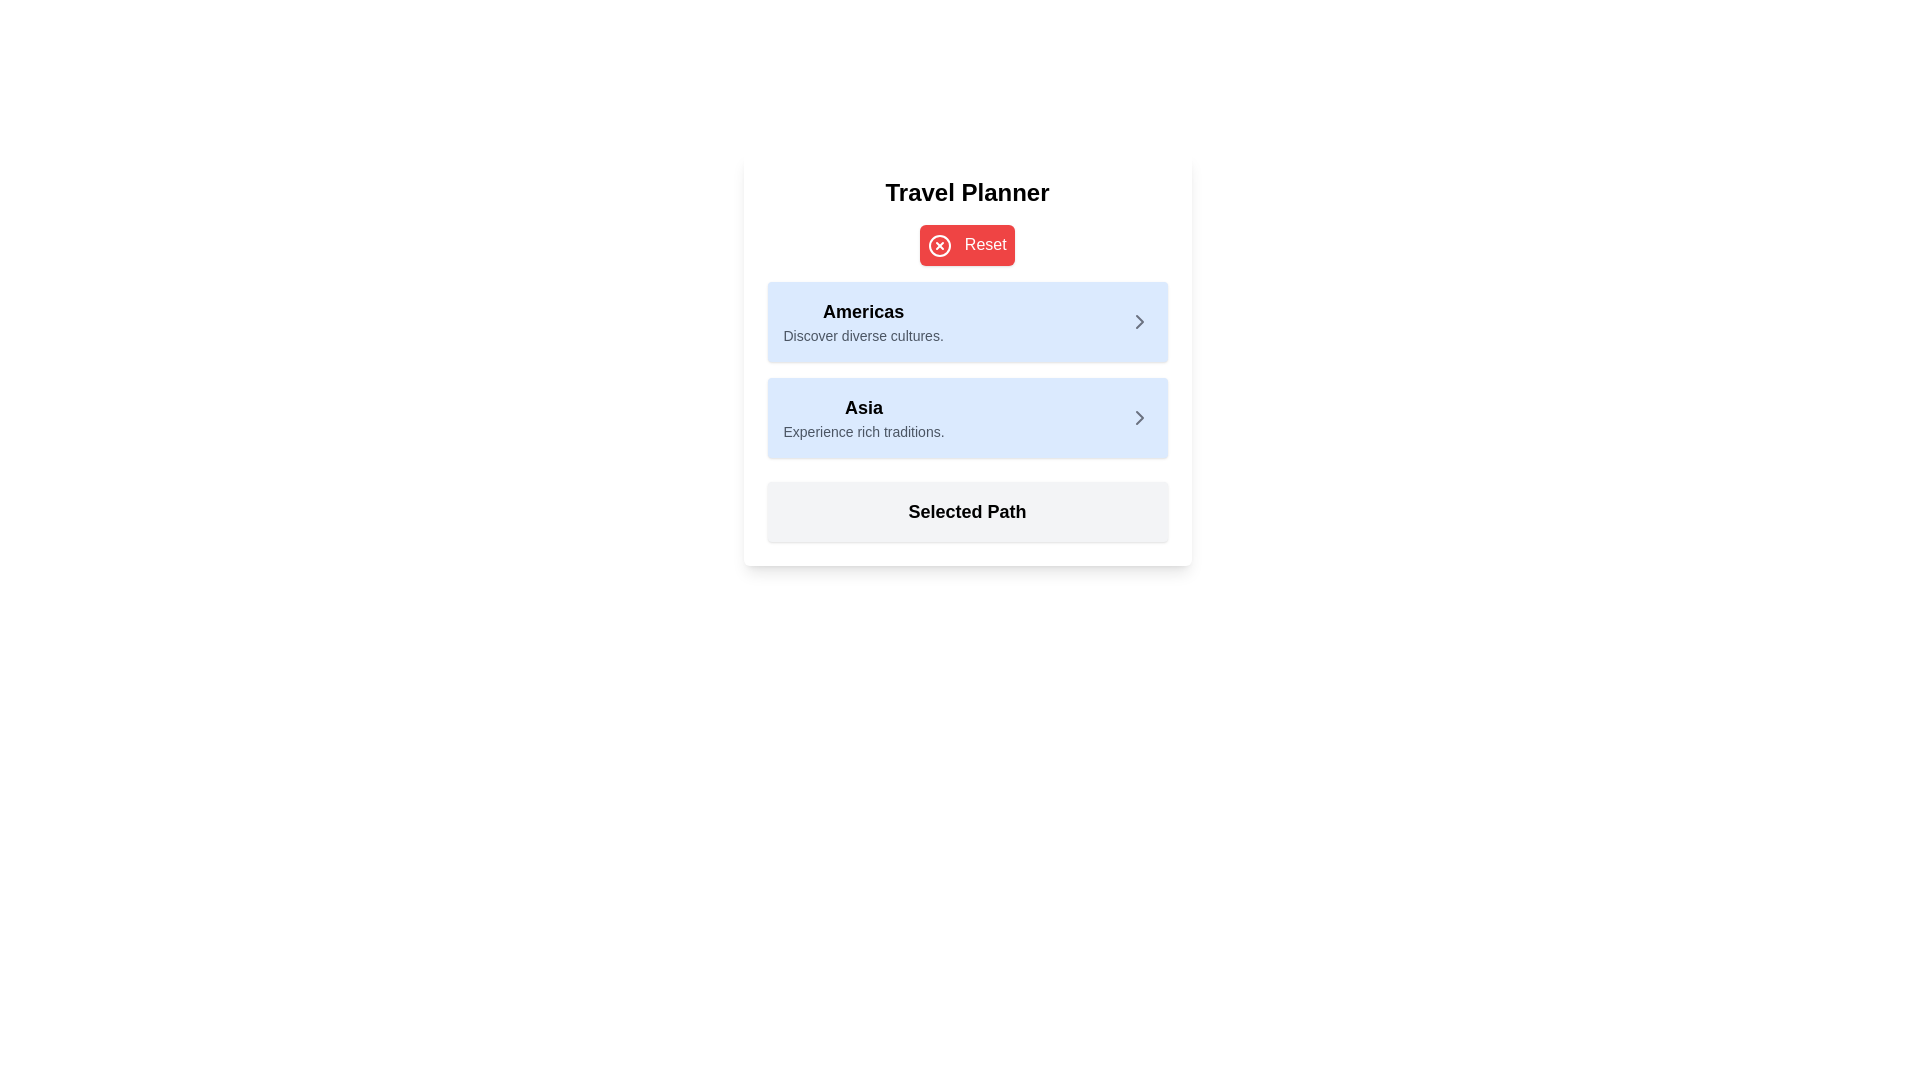 Image resolution: width=1920 pixels, height=1080 pixels. What do you see at coordinates (863, 334) in the screenshot?
I see `the static text label that states 'Discover diverse cultures.' which is styled in gray color and located below the 'Americas' heading within a blue background` at bounding box center [863, 334].